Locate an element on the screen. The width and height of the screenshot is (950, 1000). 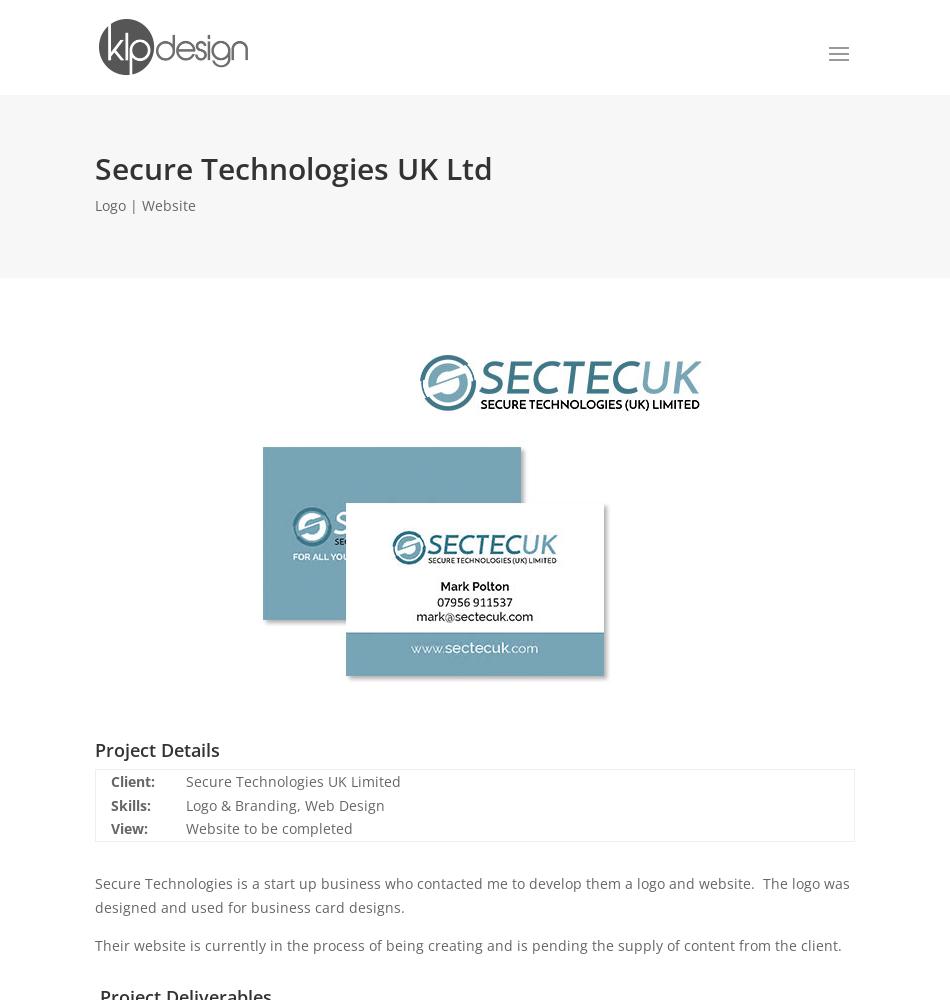
'View:' is located at coordinates (129, 827).